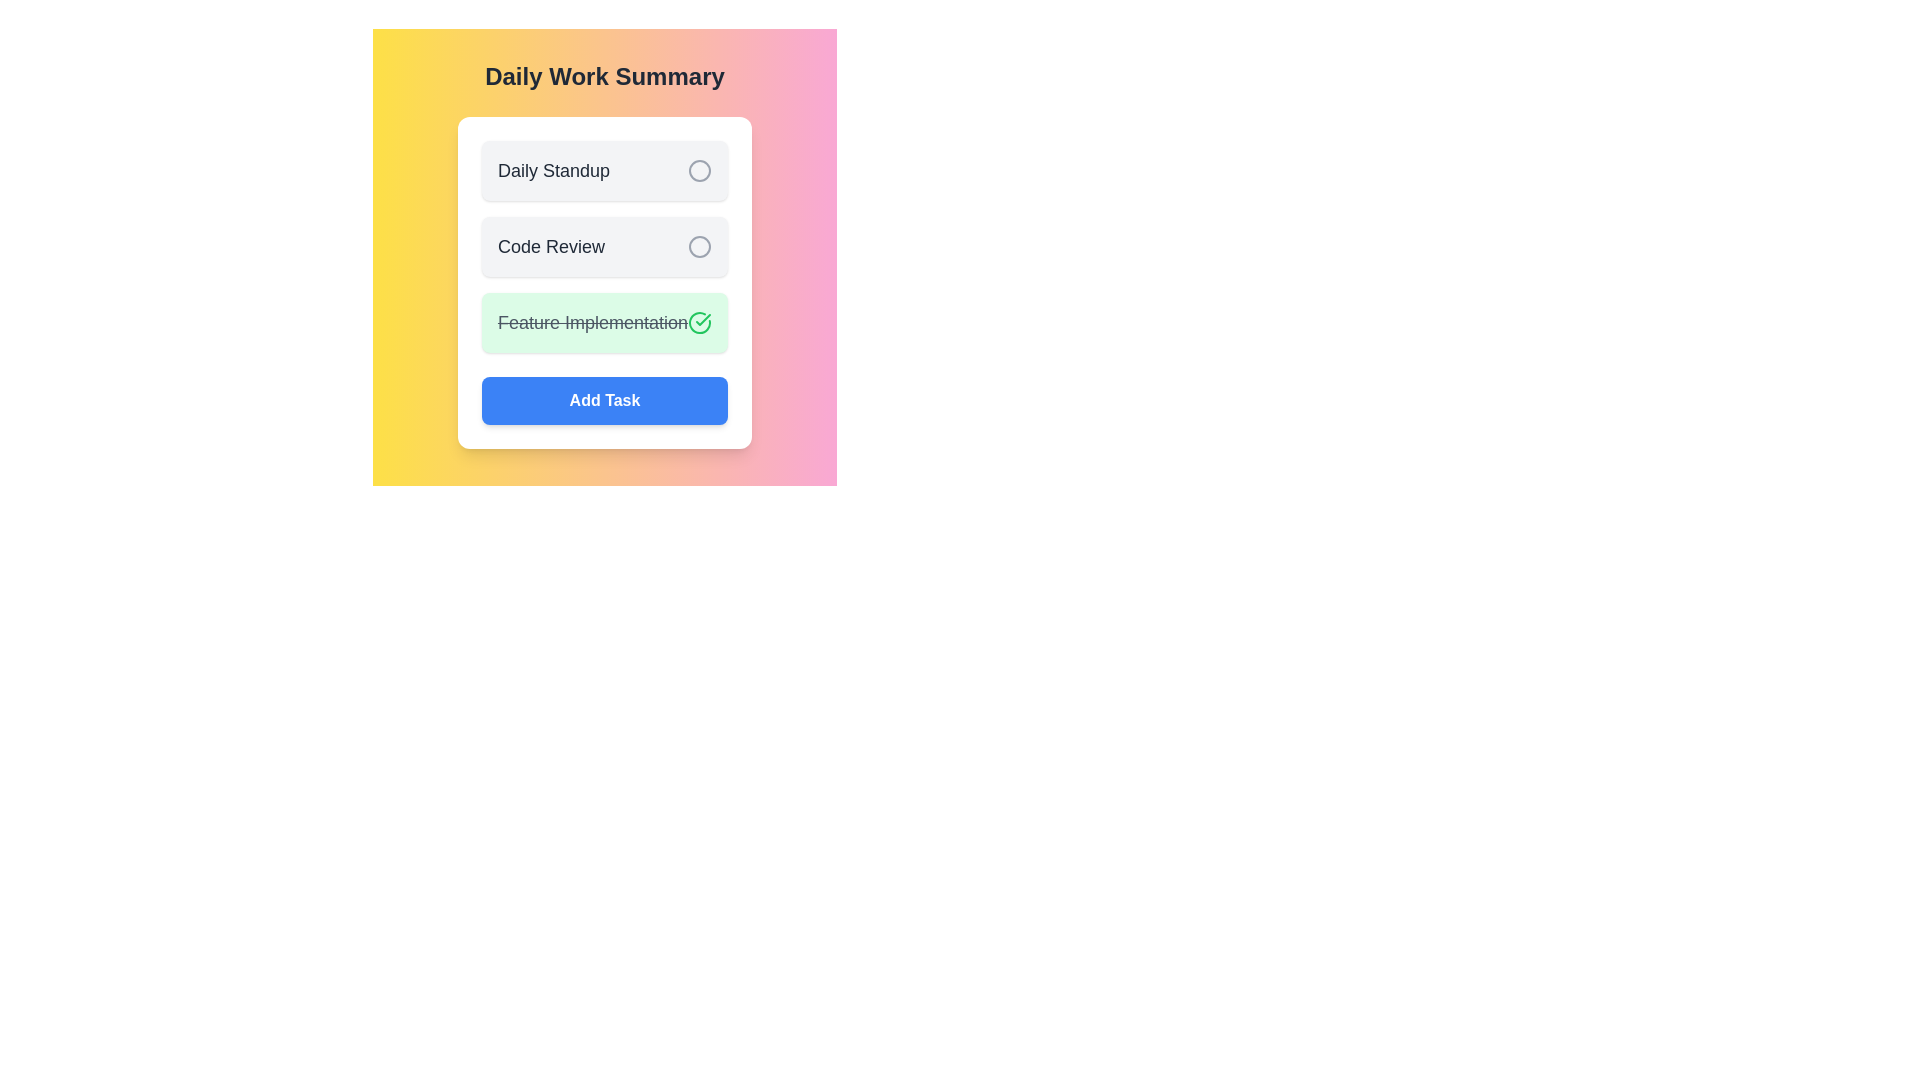 This screenshot has width=1920, height=1080. Describe the element at coordinates (700, 322) in the screenshot. I see `the task completion icon for 'Feature Implementation'` at that location.